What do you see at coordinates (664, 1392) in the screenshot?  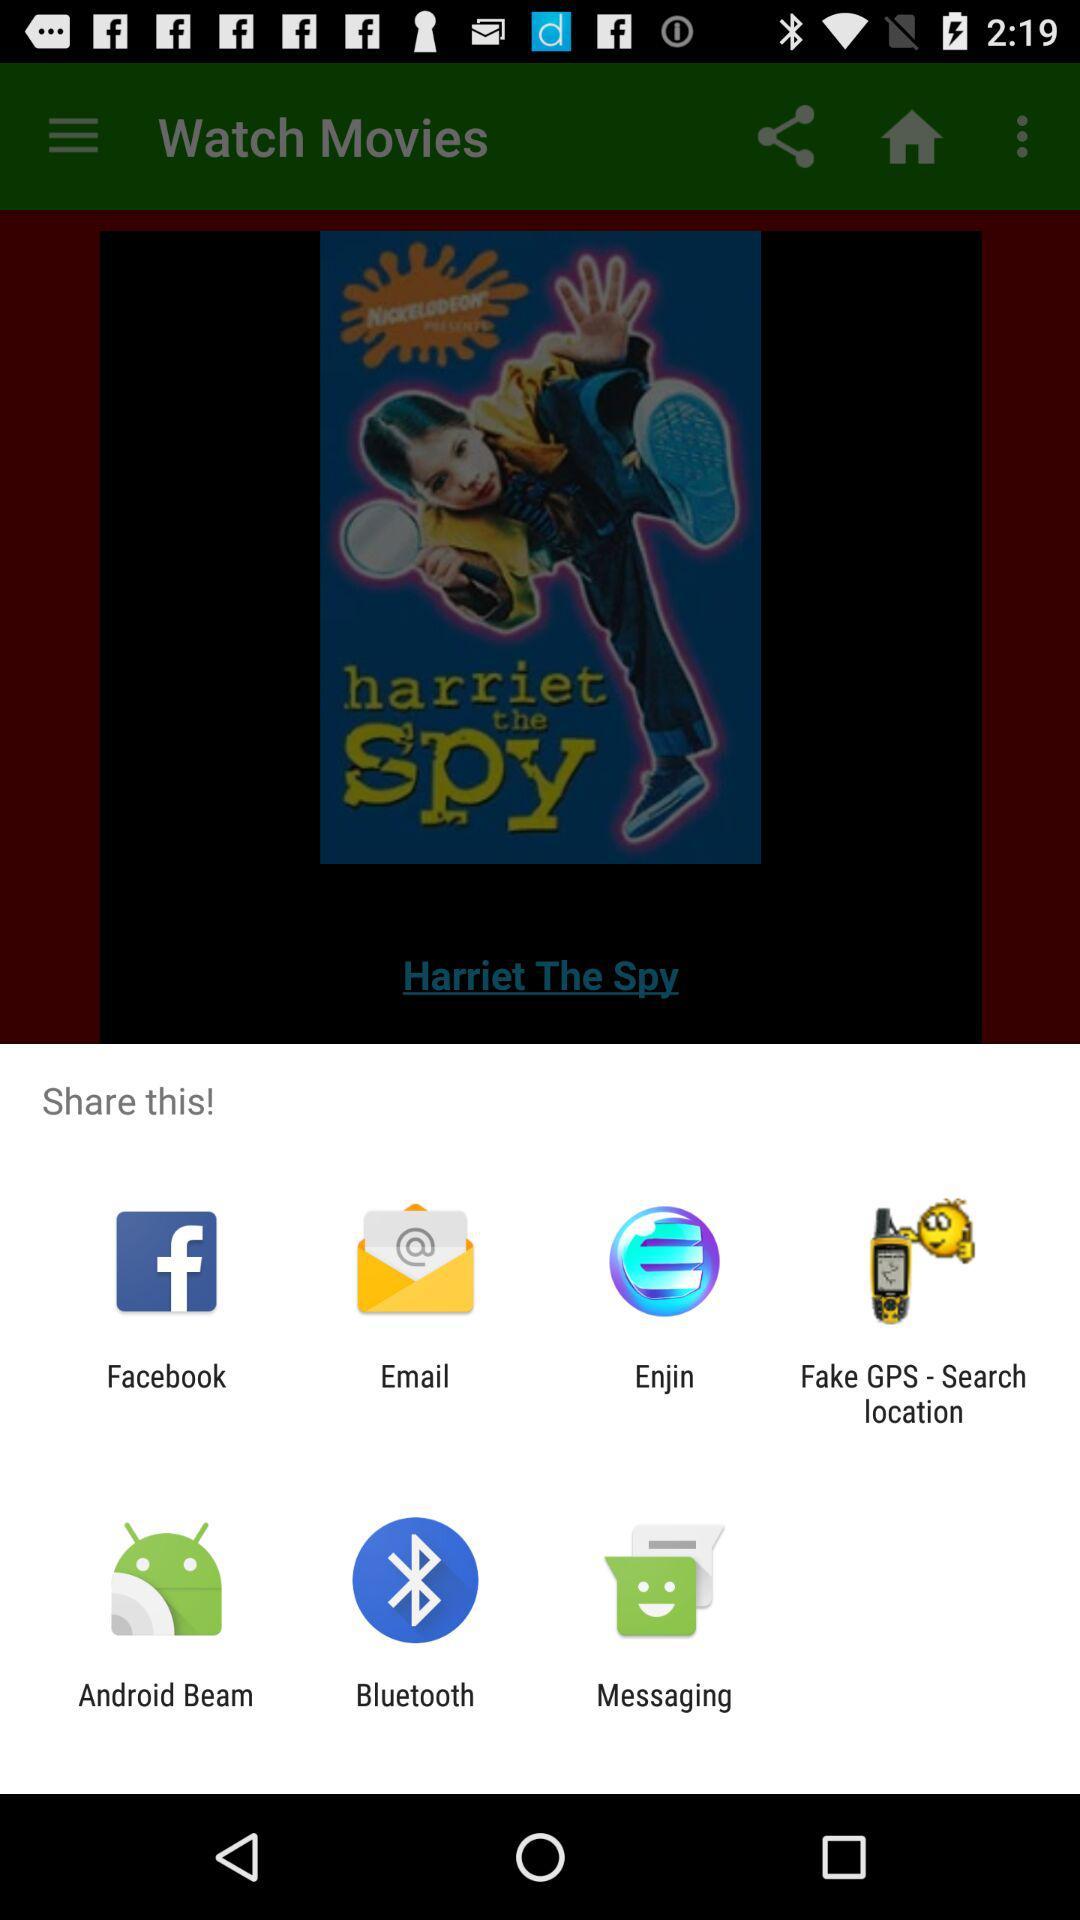 I see `the enjin app` at bounding box center [664, 1392].